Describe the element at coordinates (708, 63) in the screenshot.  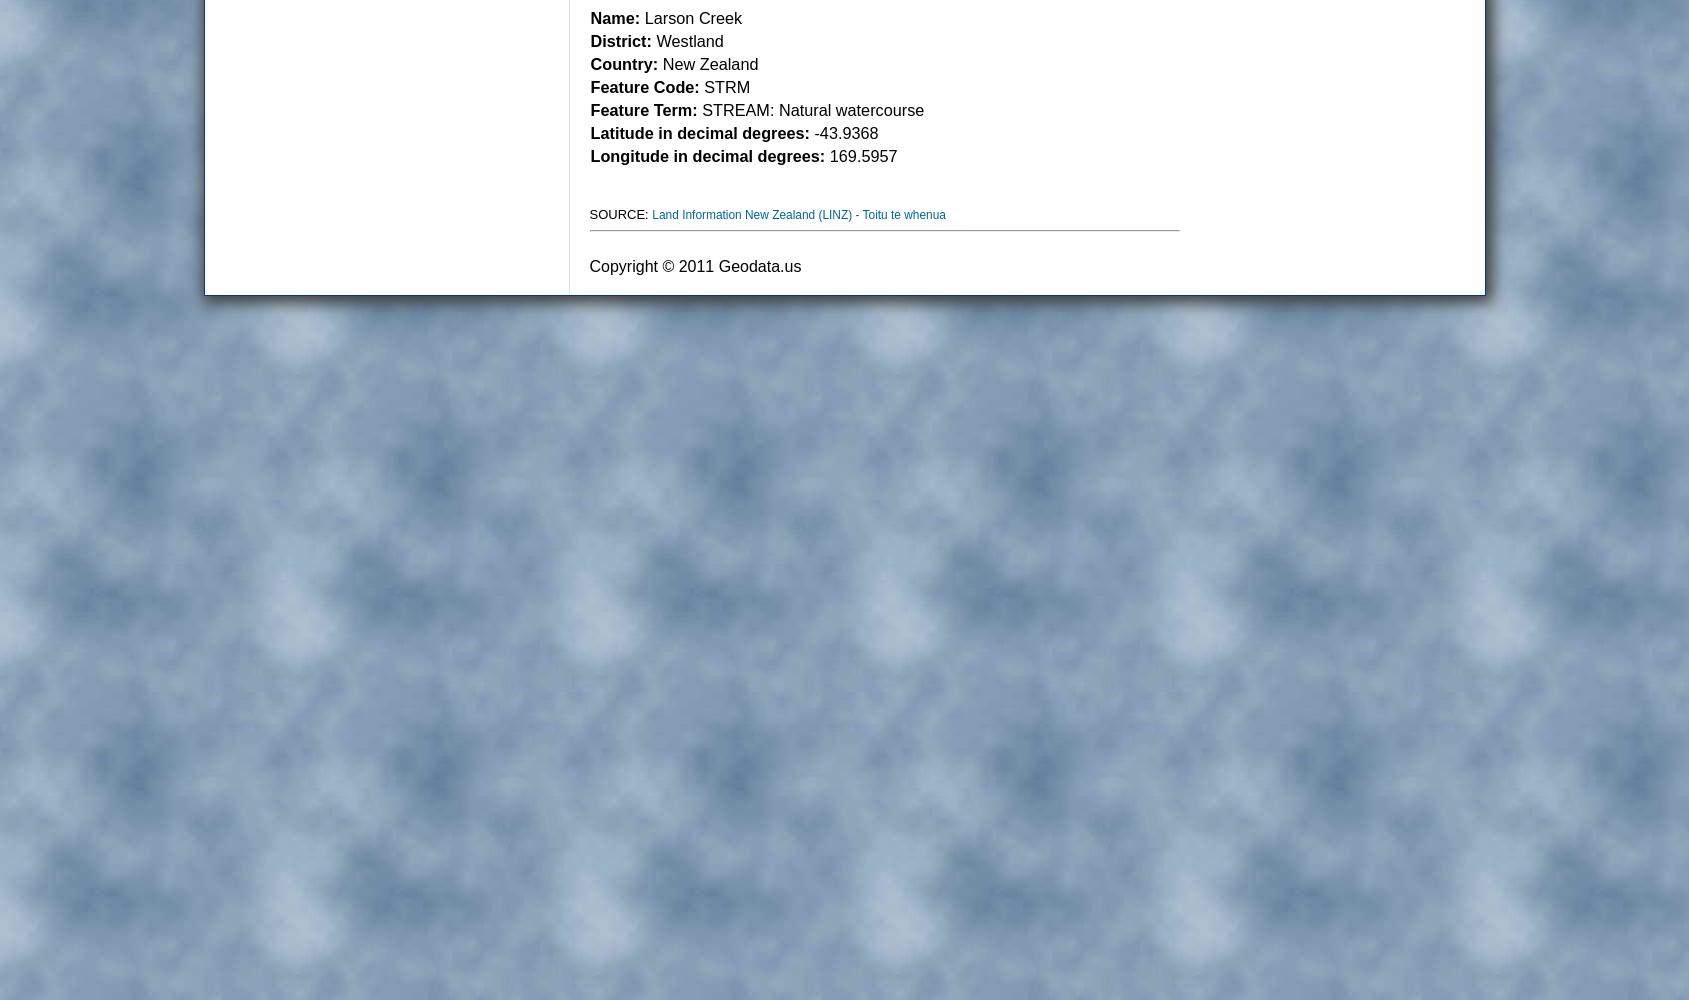
I see `'New Zealand'` at that location.